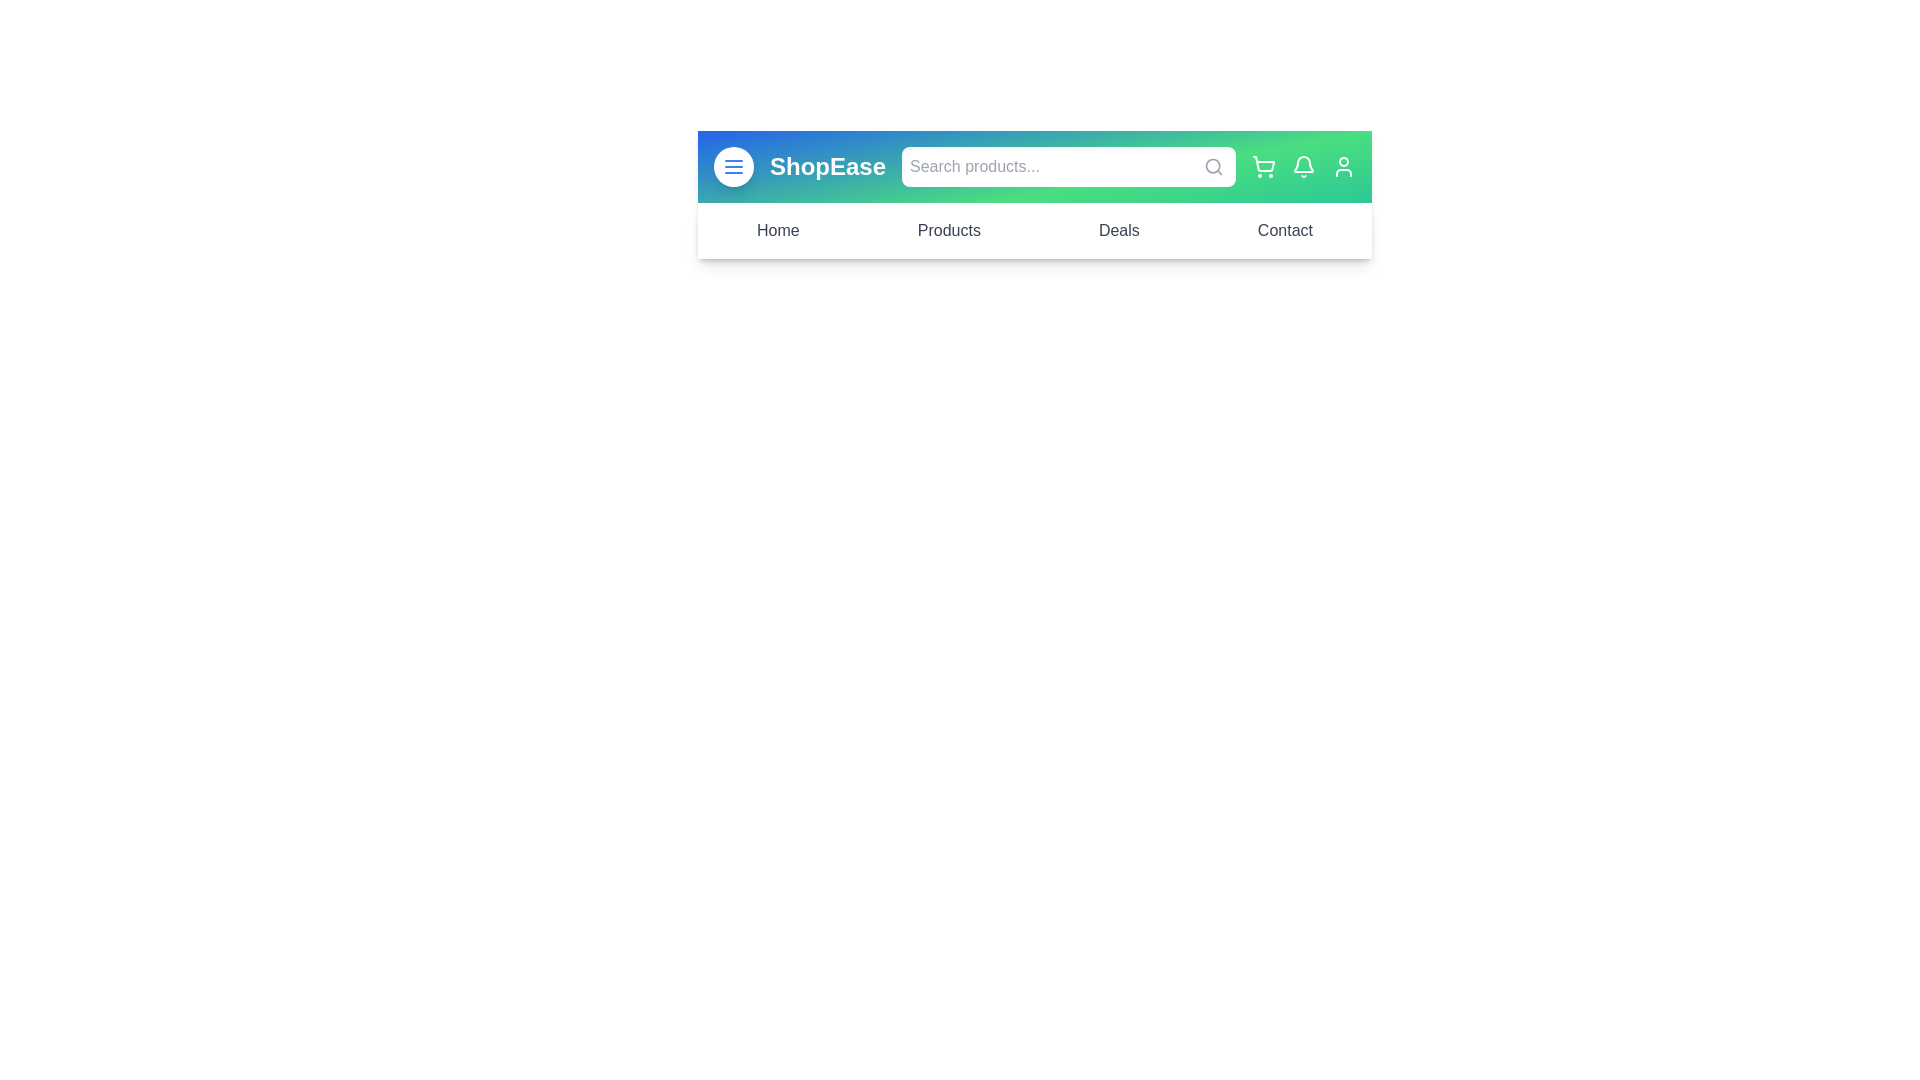 Image resolution: width=1920 pixels, height=1080 pixels. I want to click on the shopping cart icon, so click(1262, 165).